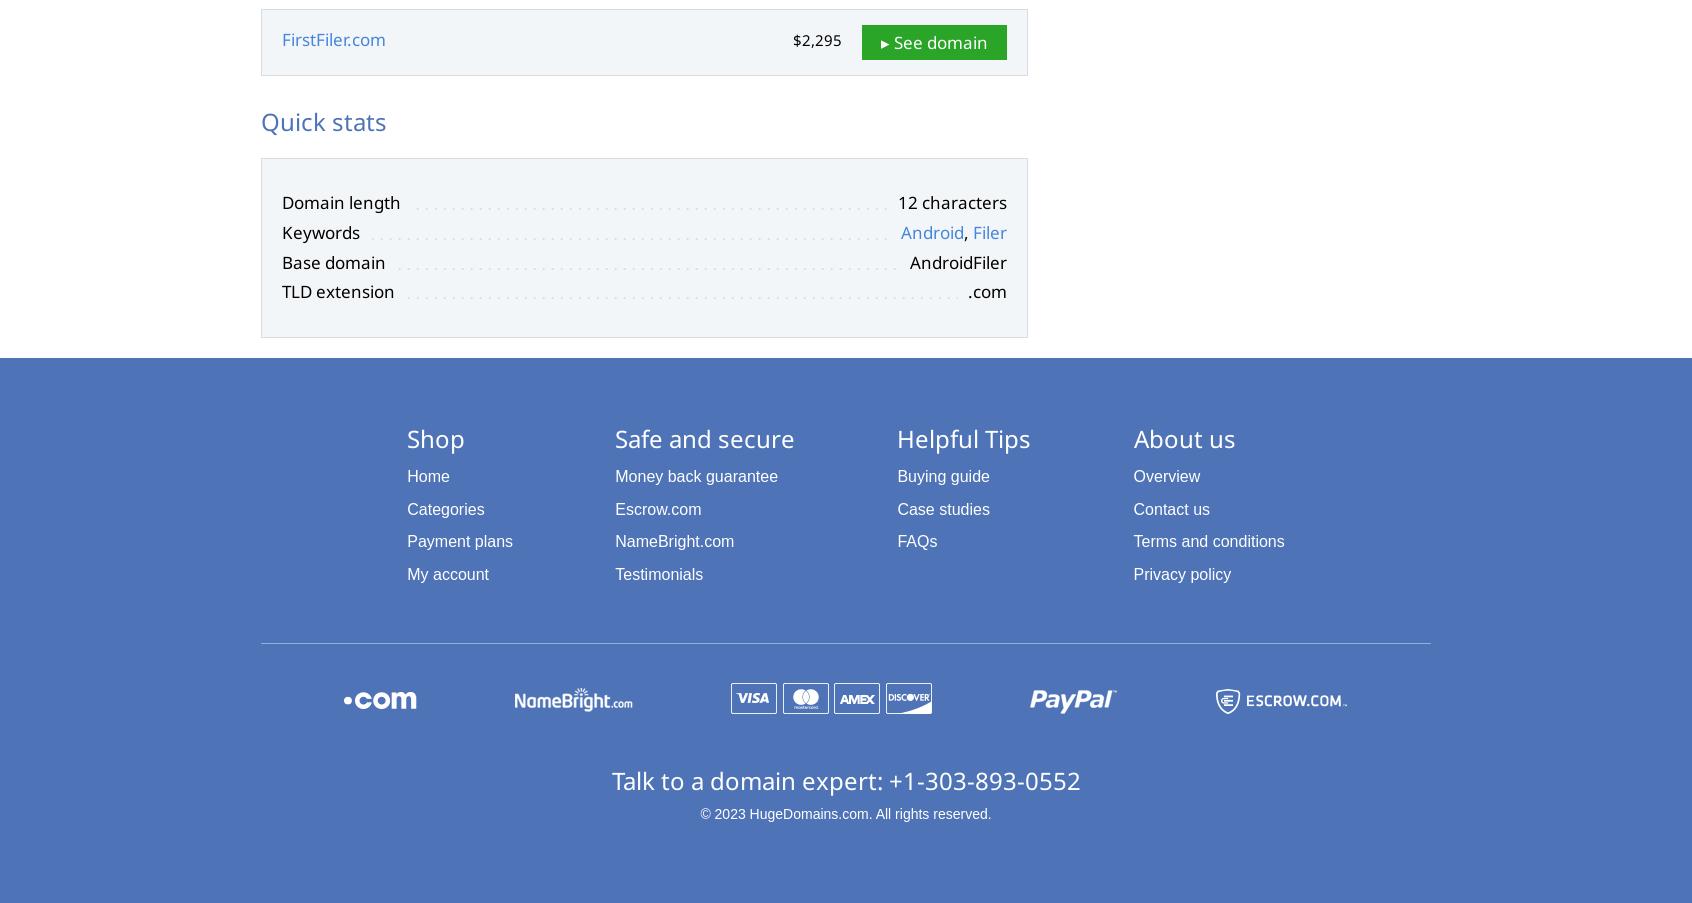 The image size is (1692, 903). I want to click on 'Filer', so click(988, 231).